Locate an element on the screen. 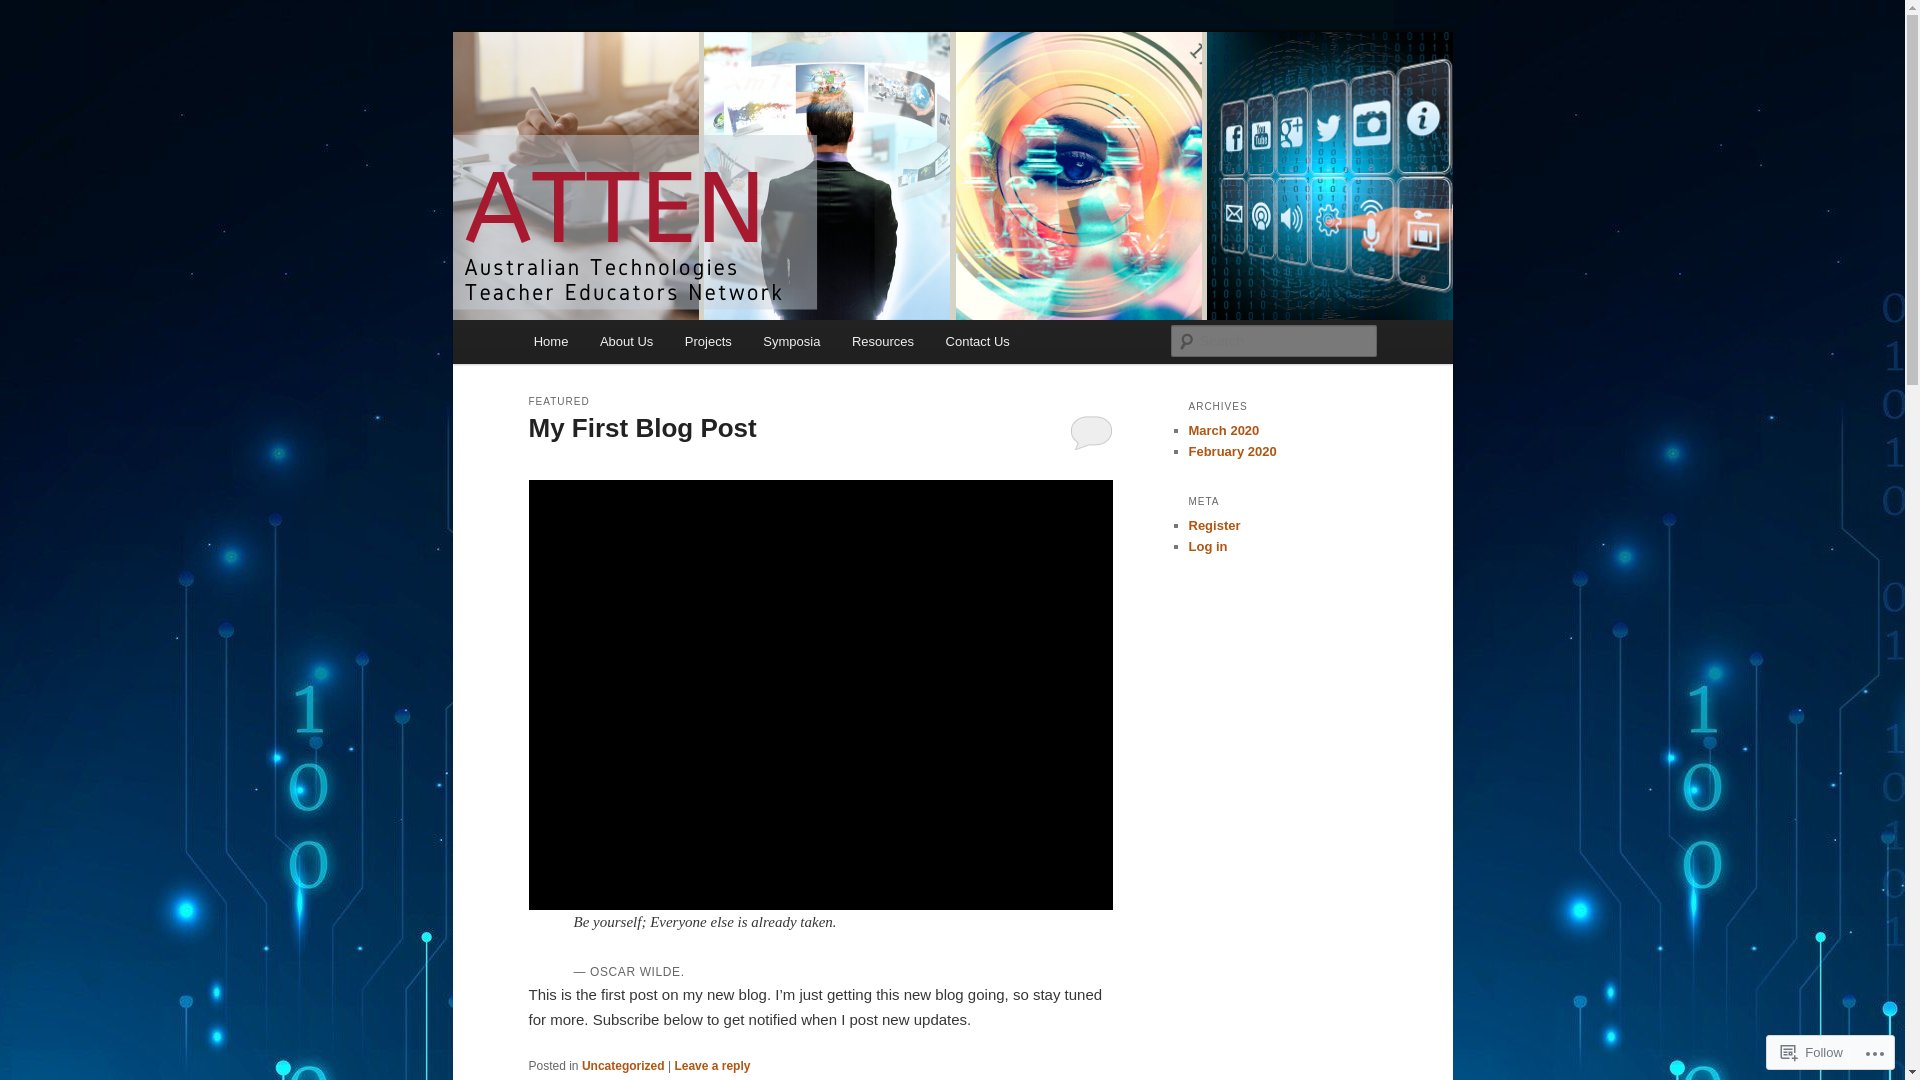 This screenshot has height=1080, width=1920. 'Resources' is located at coordinates (882, 340).